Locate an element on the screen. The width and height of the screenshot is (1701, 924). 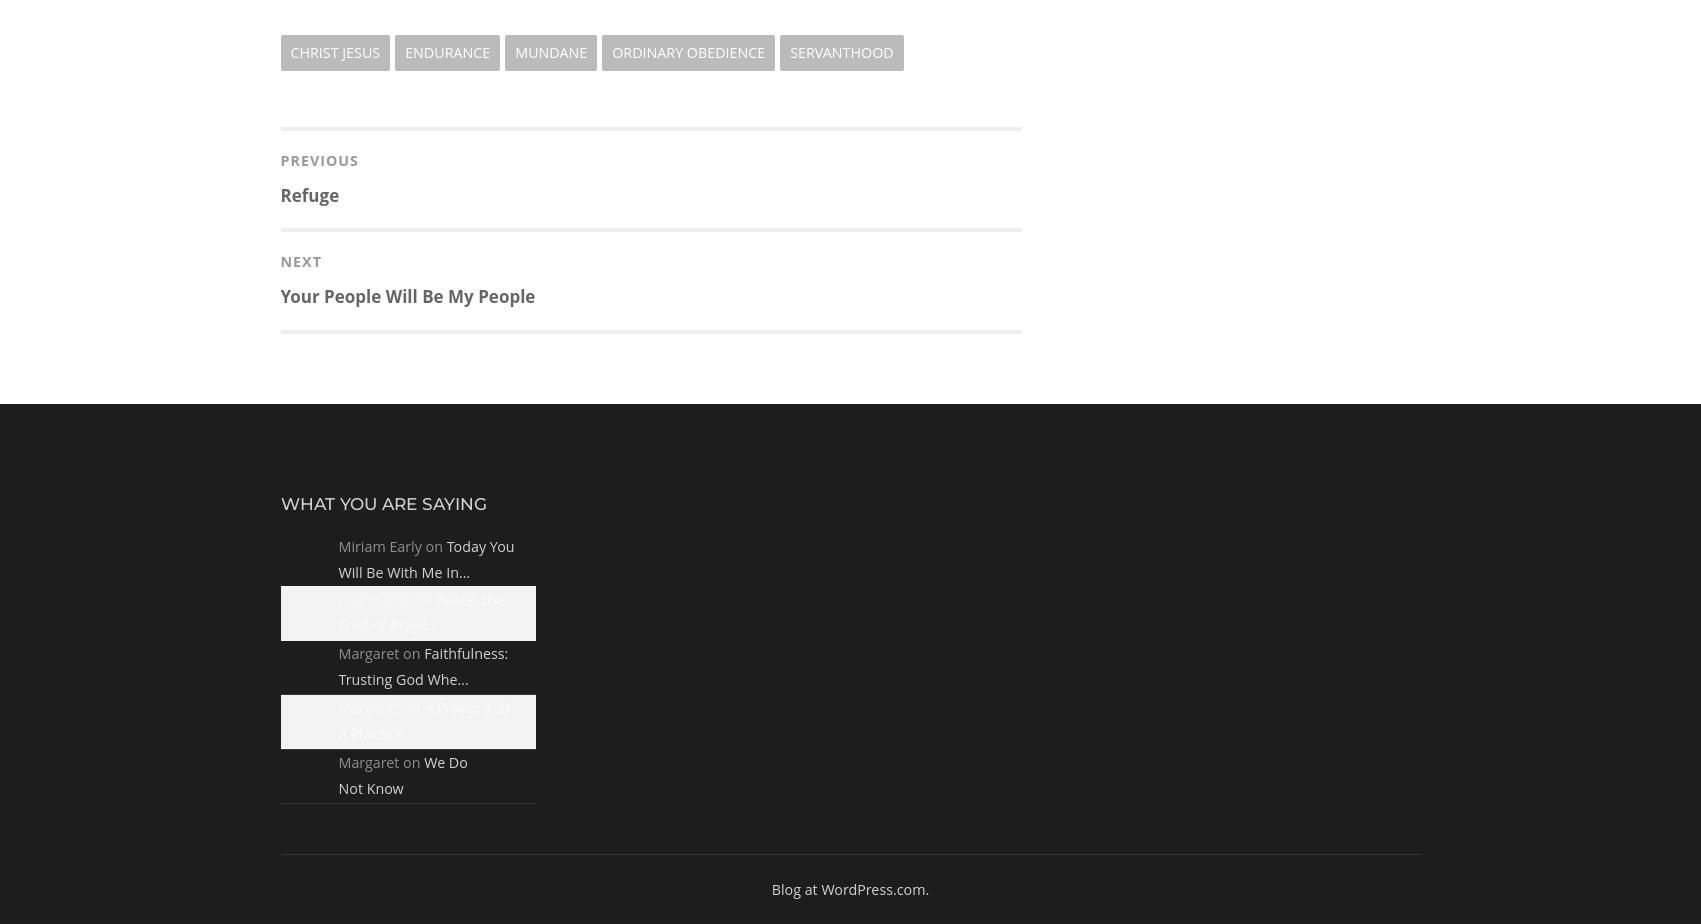
'Previous' is located at coordinates (318, 160).